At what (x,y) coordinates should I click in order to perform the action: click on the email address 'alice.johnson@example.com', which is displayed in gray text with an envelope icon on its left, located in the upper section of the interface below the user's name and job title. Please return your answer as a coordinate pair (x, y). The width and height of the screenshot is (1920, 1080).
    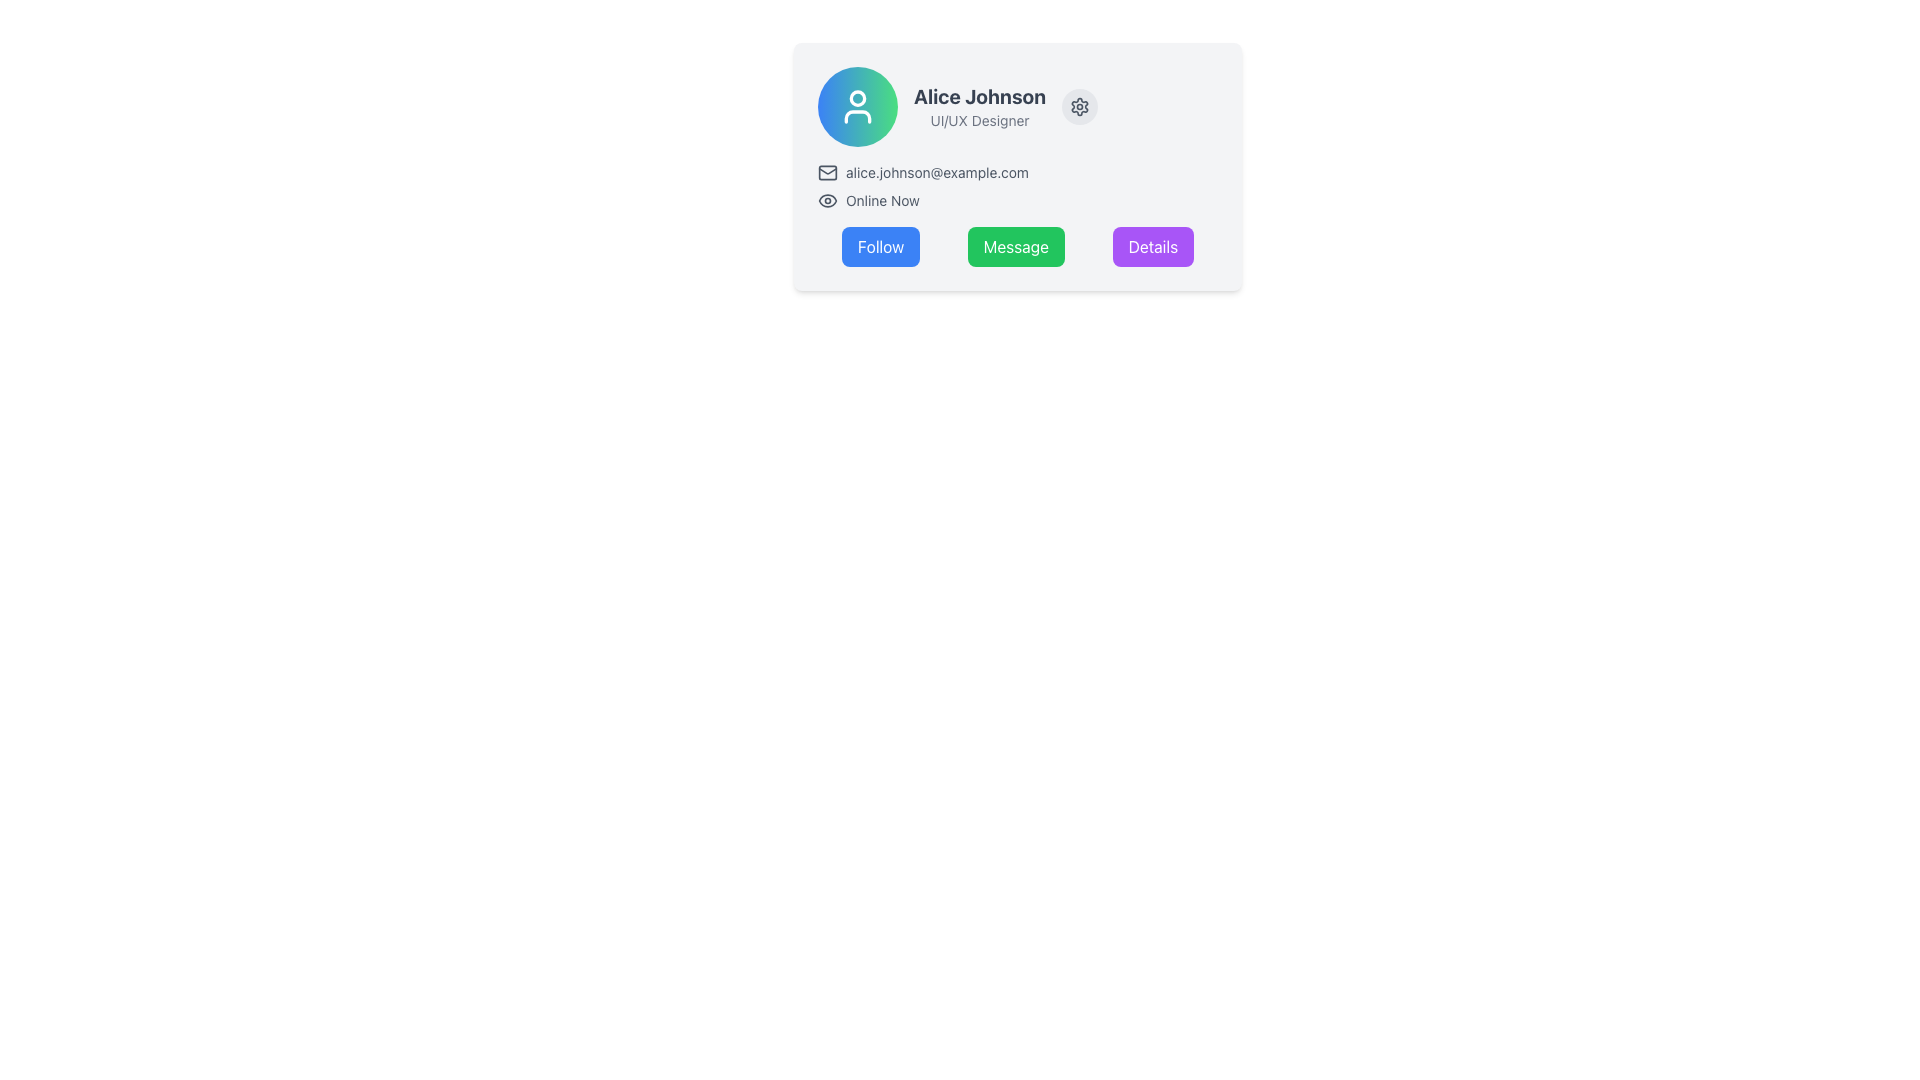
    Looking at the image, I should click on (1017, 172).